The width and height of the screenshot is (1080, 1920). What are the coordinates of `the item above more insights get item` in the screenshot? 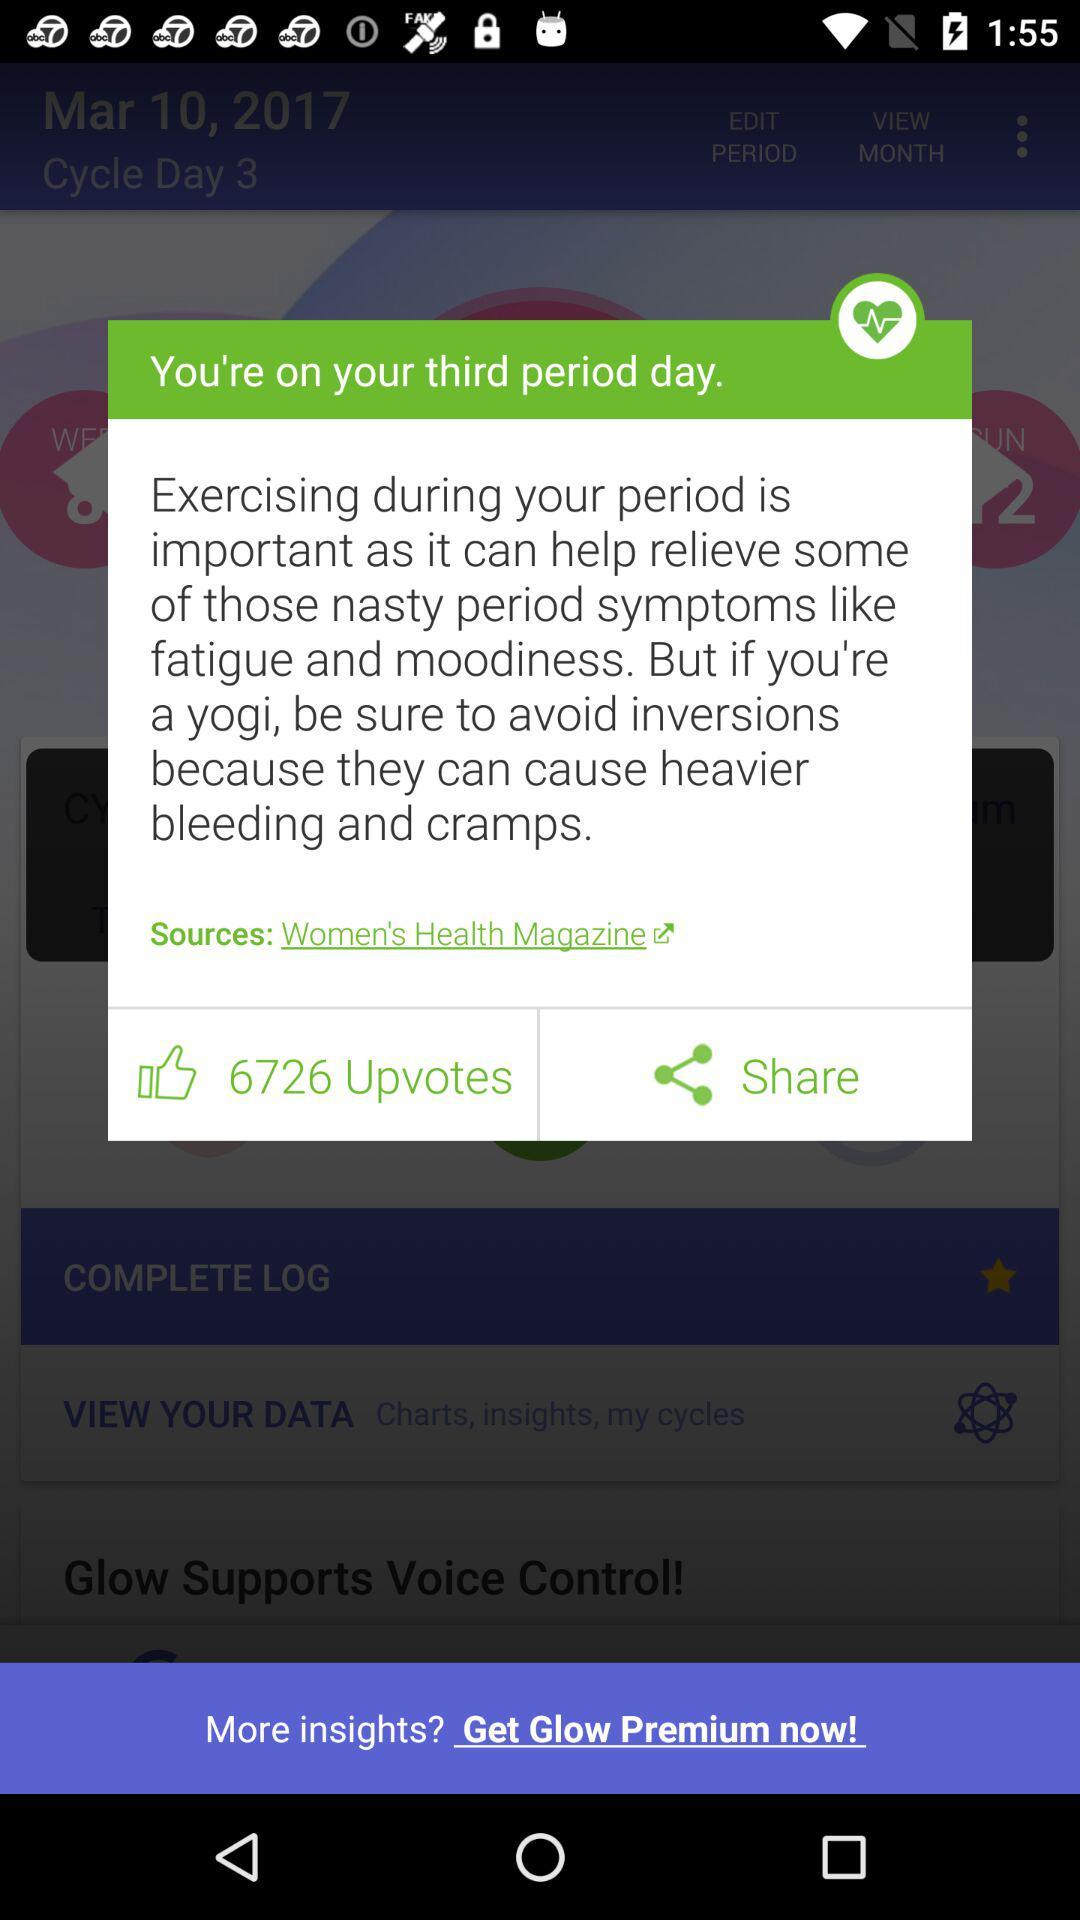 It's located at (540, 1285).